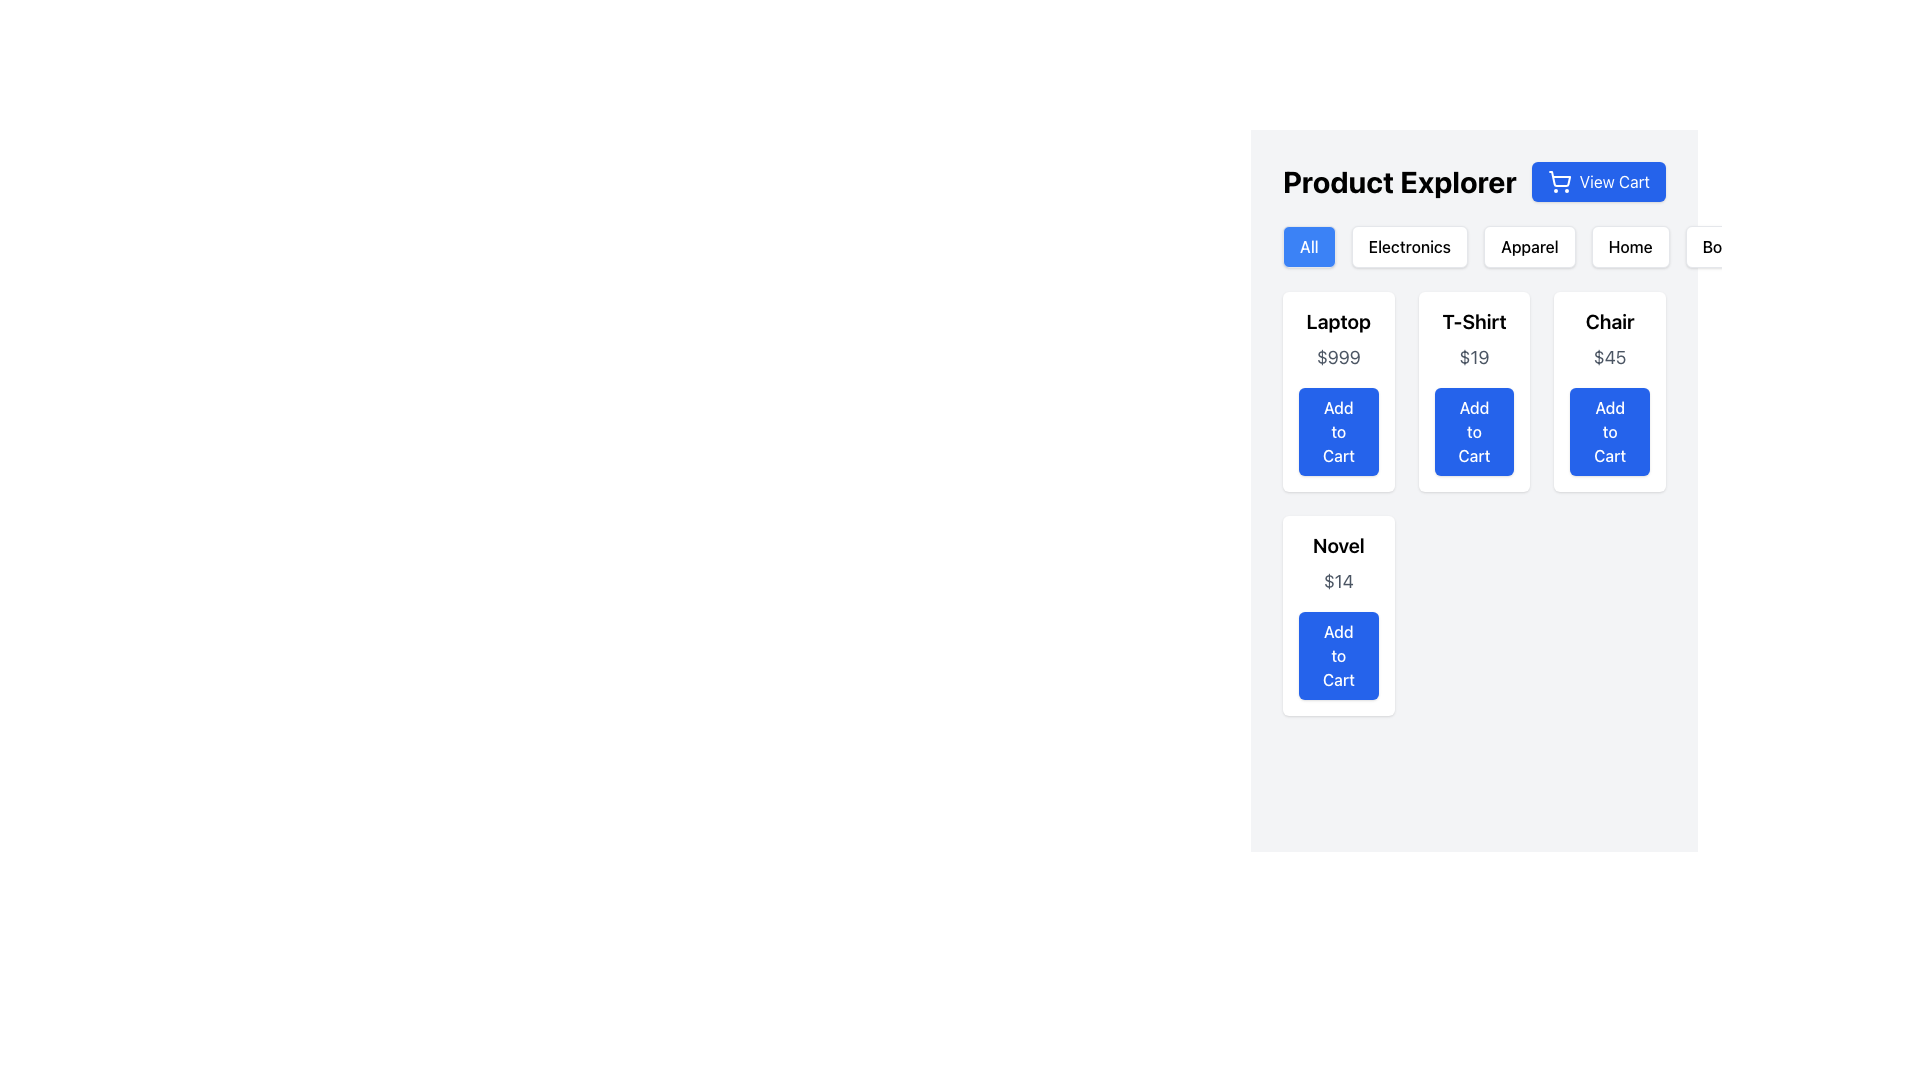 This screenshot has width=1920, height=1080. What do you see at coordinates (1630, 245) in the screenshot?
I see `the fourth button in the top navigation bar, which navigates to the 'Home' section of the application` at bounding box center [1630, 245].